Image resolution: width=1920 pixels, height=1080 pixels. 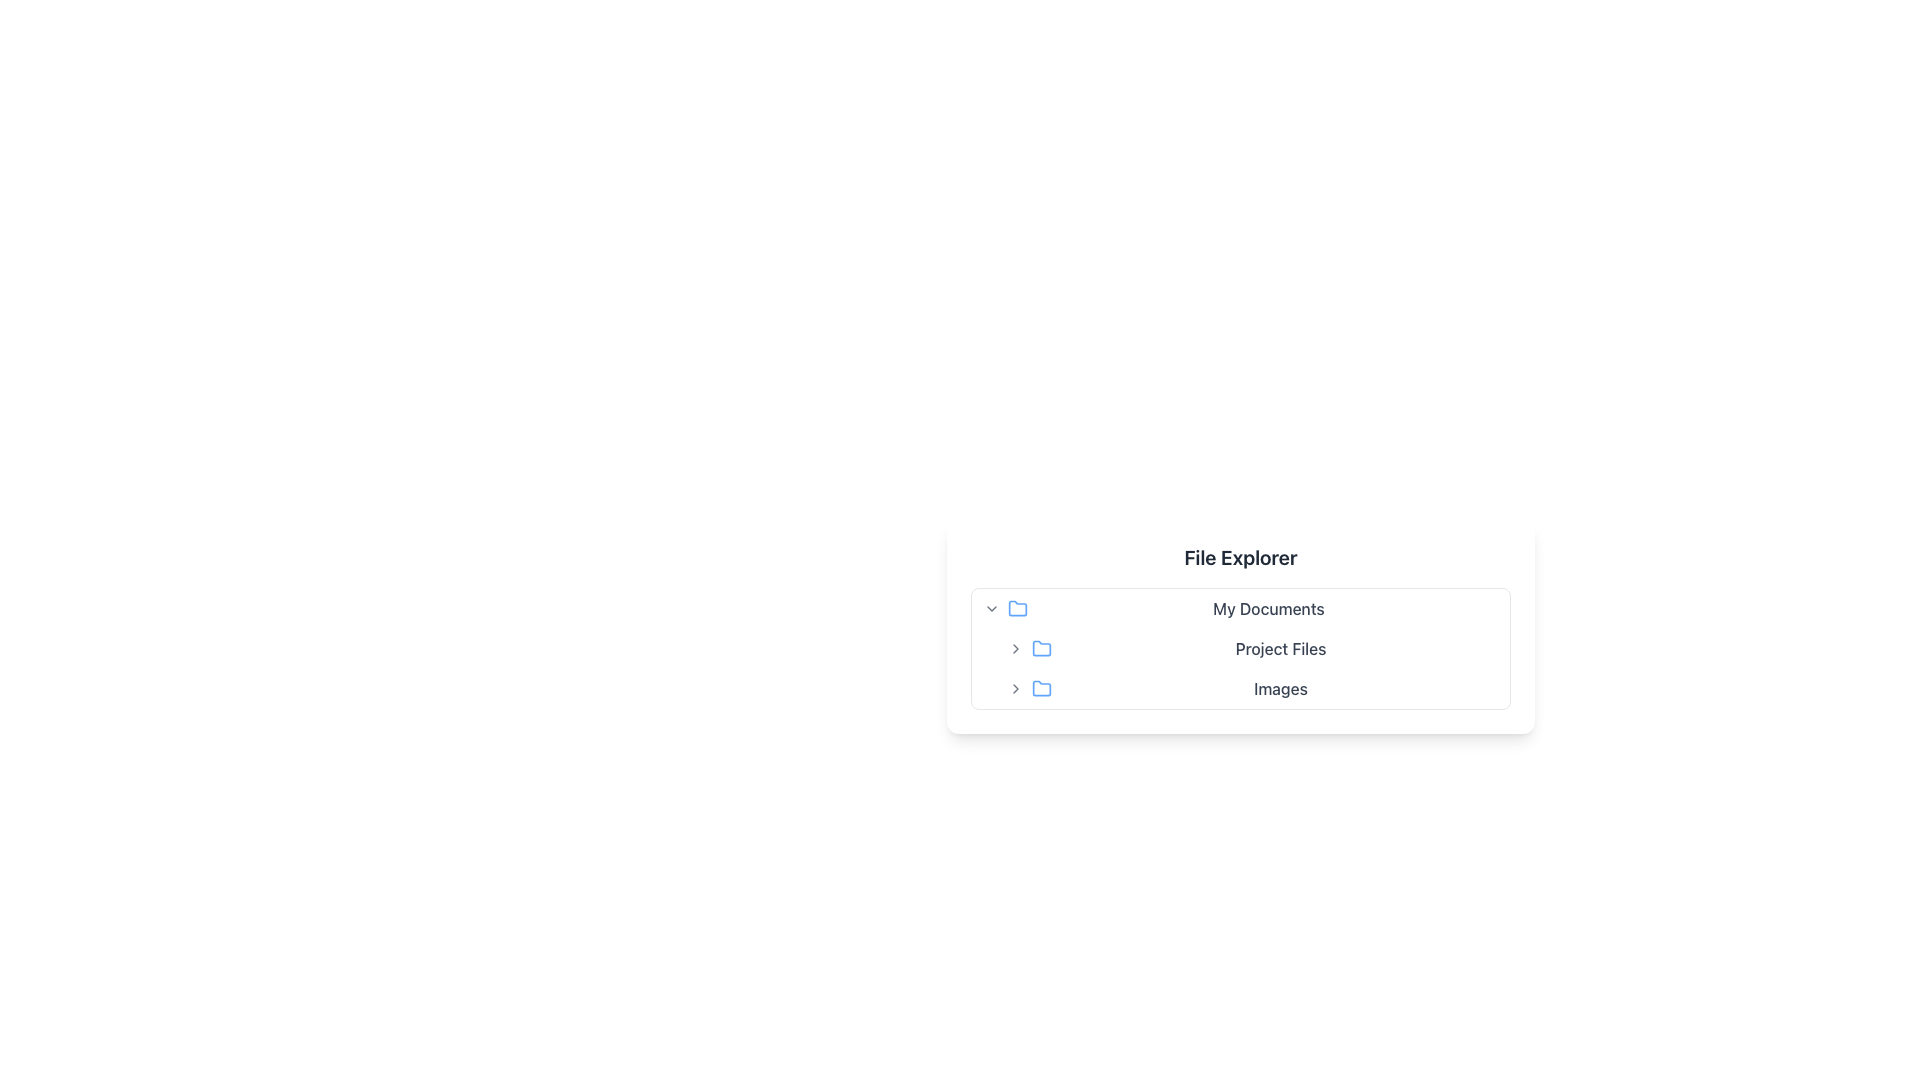 What do you see at coordinates (1040, 686) in the screenshot?
I see `the third folder icon in the file explorer list, which represents a folder and is located adjacent to the 'Images' text` at bounding box center [1040, 686].